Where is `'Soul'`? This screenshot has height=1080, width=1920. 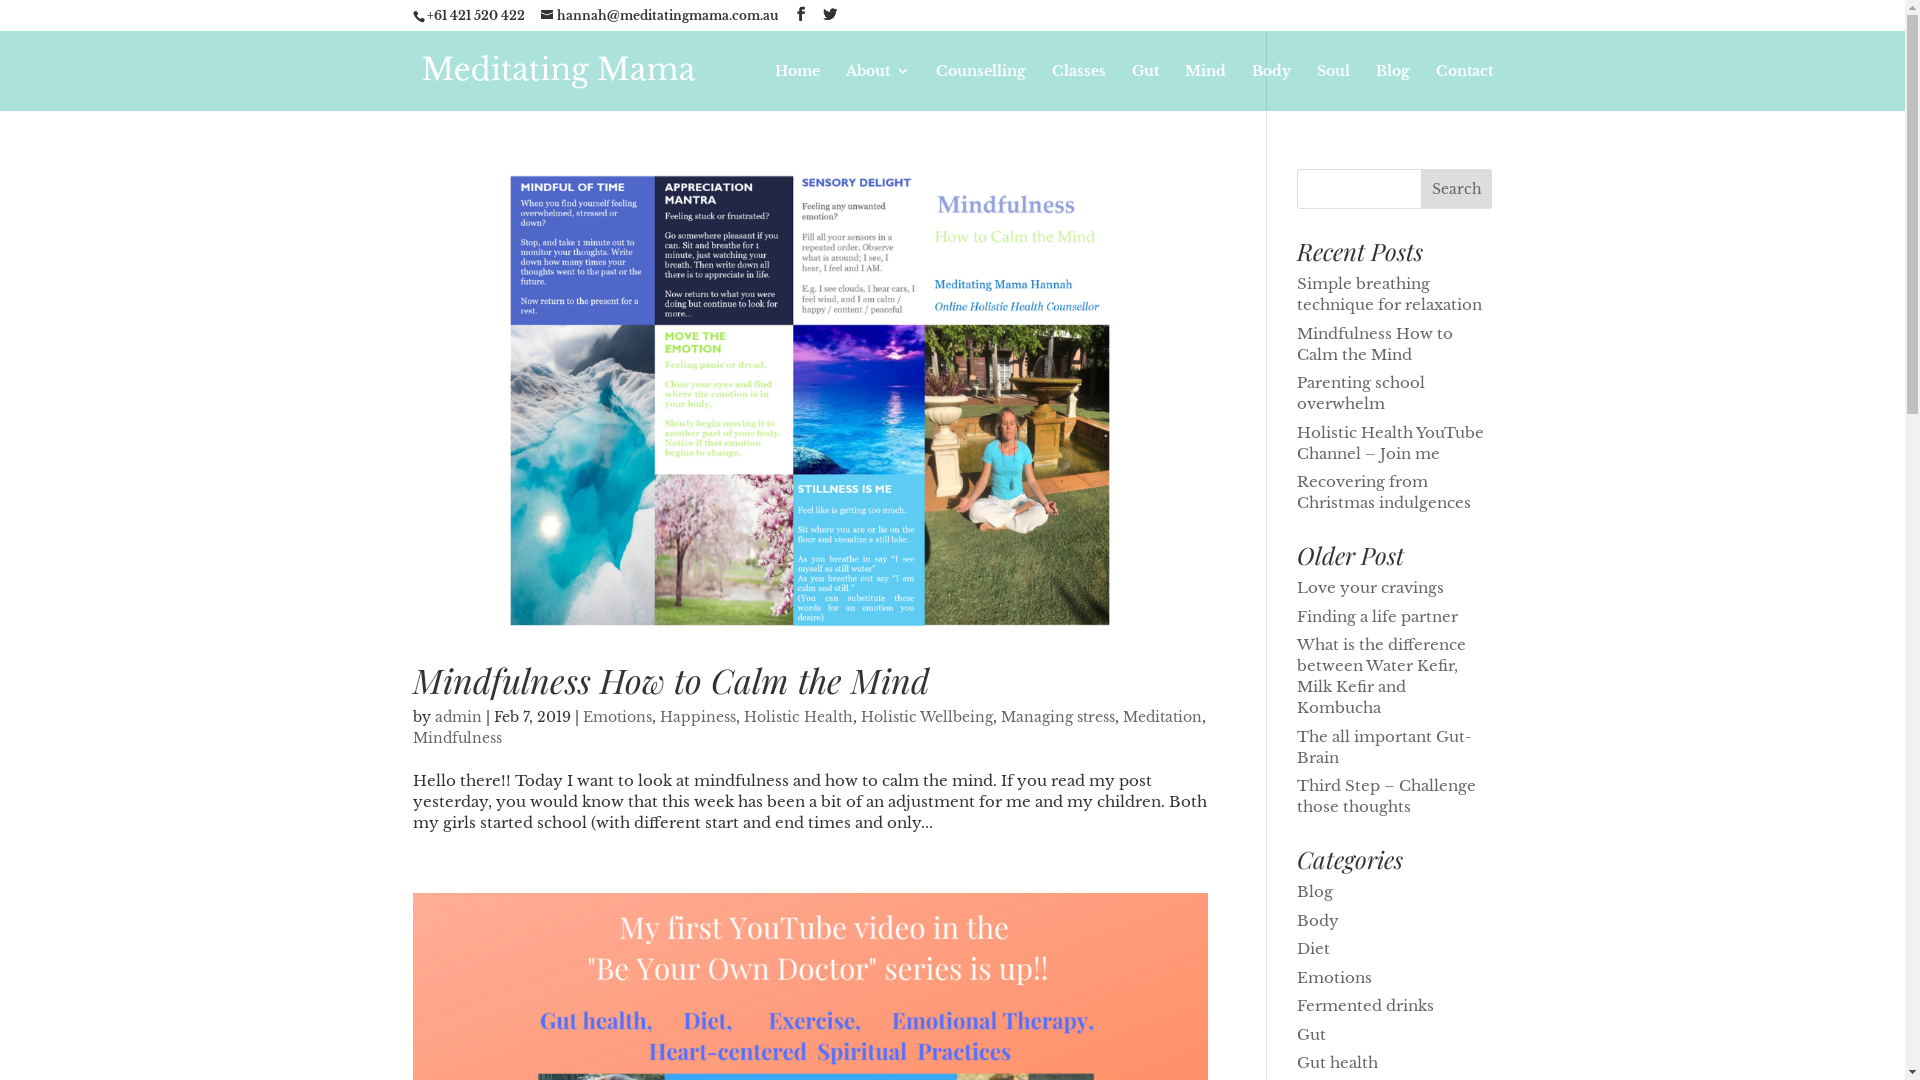 'Soul' is located at coordinates (1332, 86).